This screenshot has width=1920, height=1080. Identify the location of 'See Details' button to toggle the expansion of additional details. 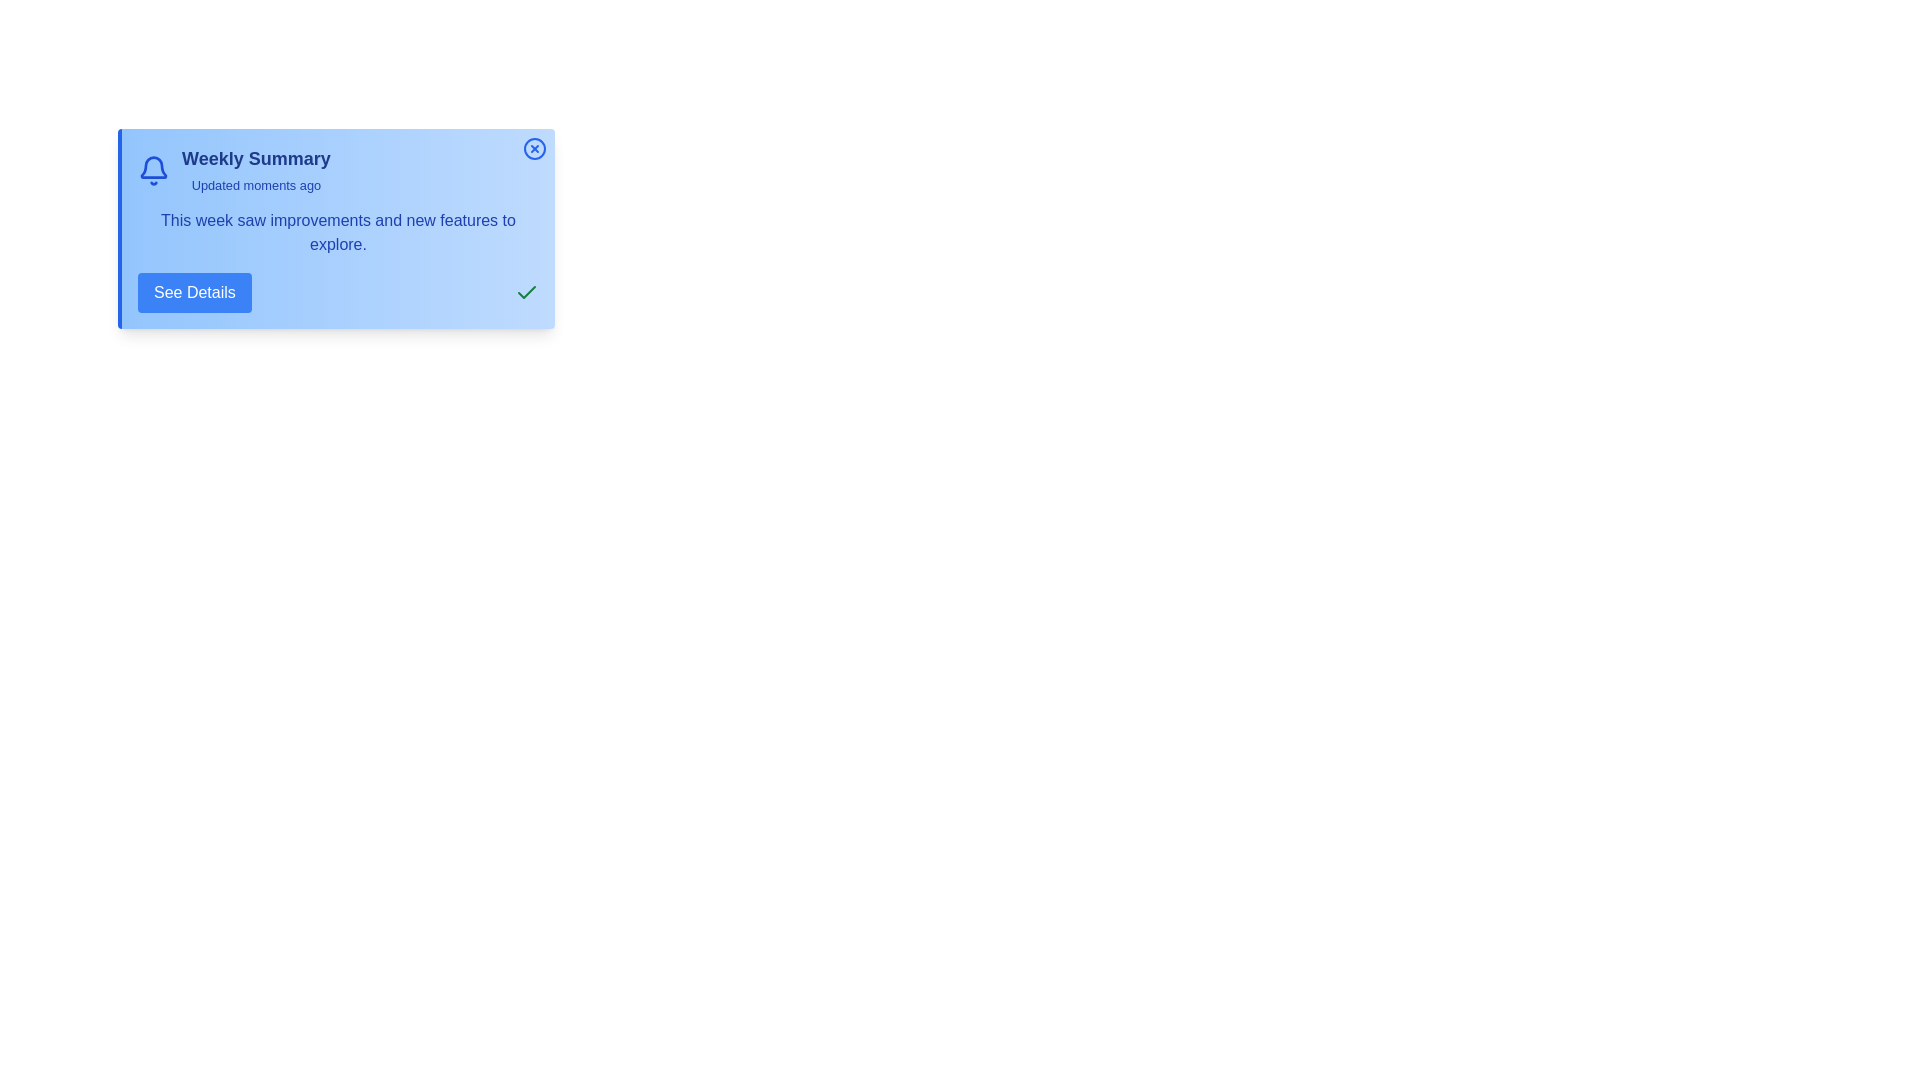
(194, 293).